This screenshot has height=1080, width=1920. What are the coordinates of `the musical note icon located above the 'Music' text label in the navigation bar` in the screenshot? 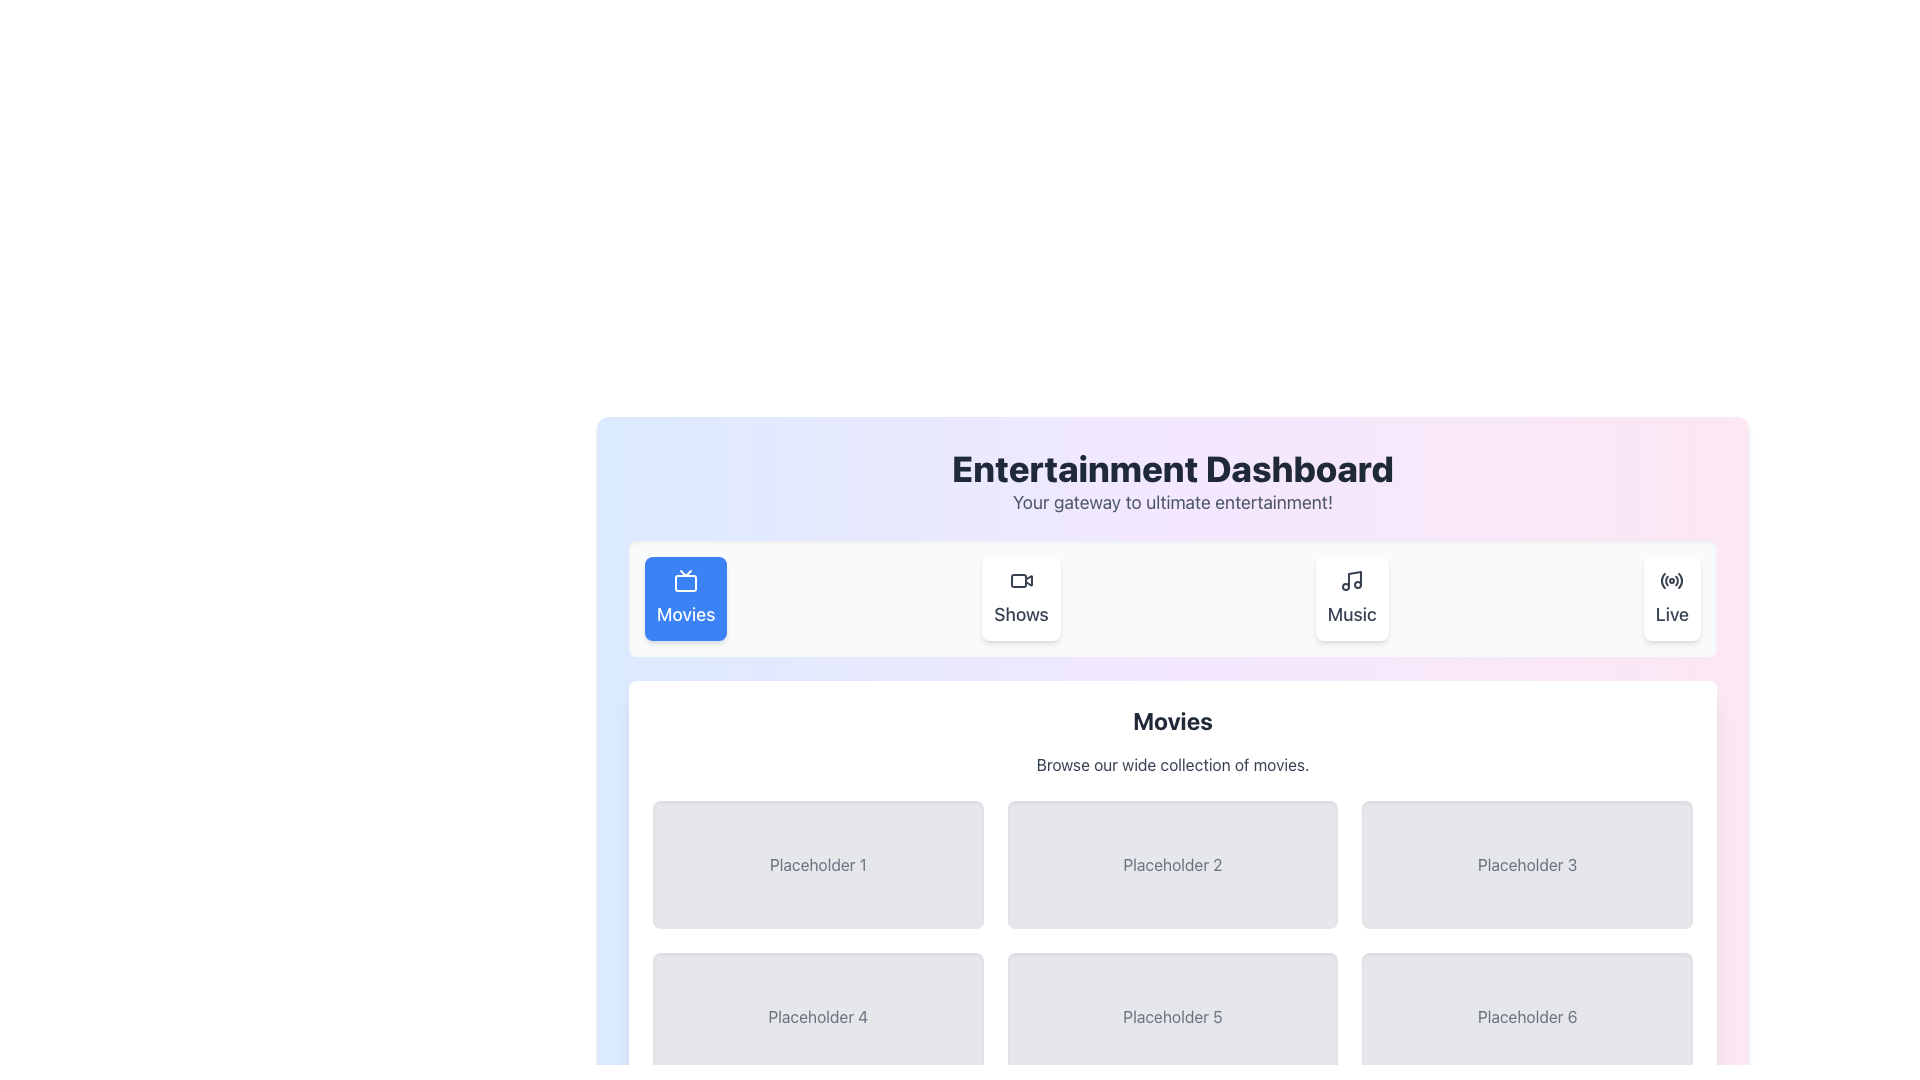 It's located at (1352, 581).